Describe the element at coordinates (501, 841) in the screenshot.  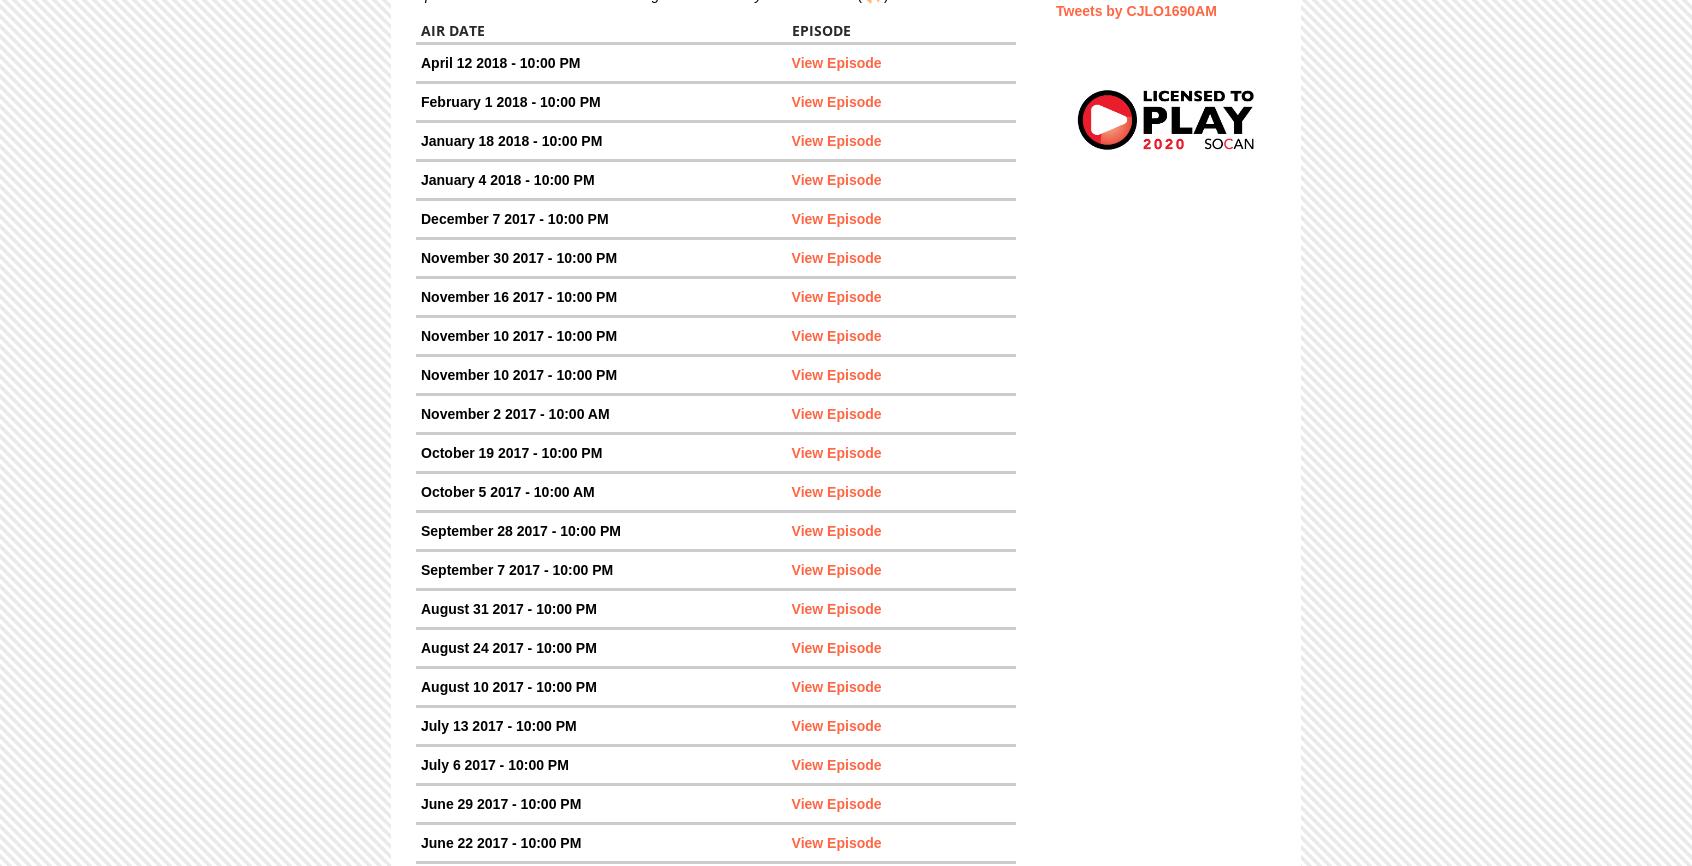
I see `'June 22 2017 - 10:00 PM'` at that location.